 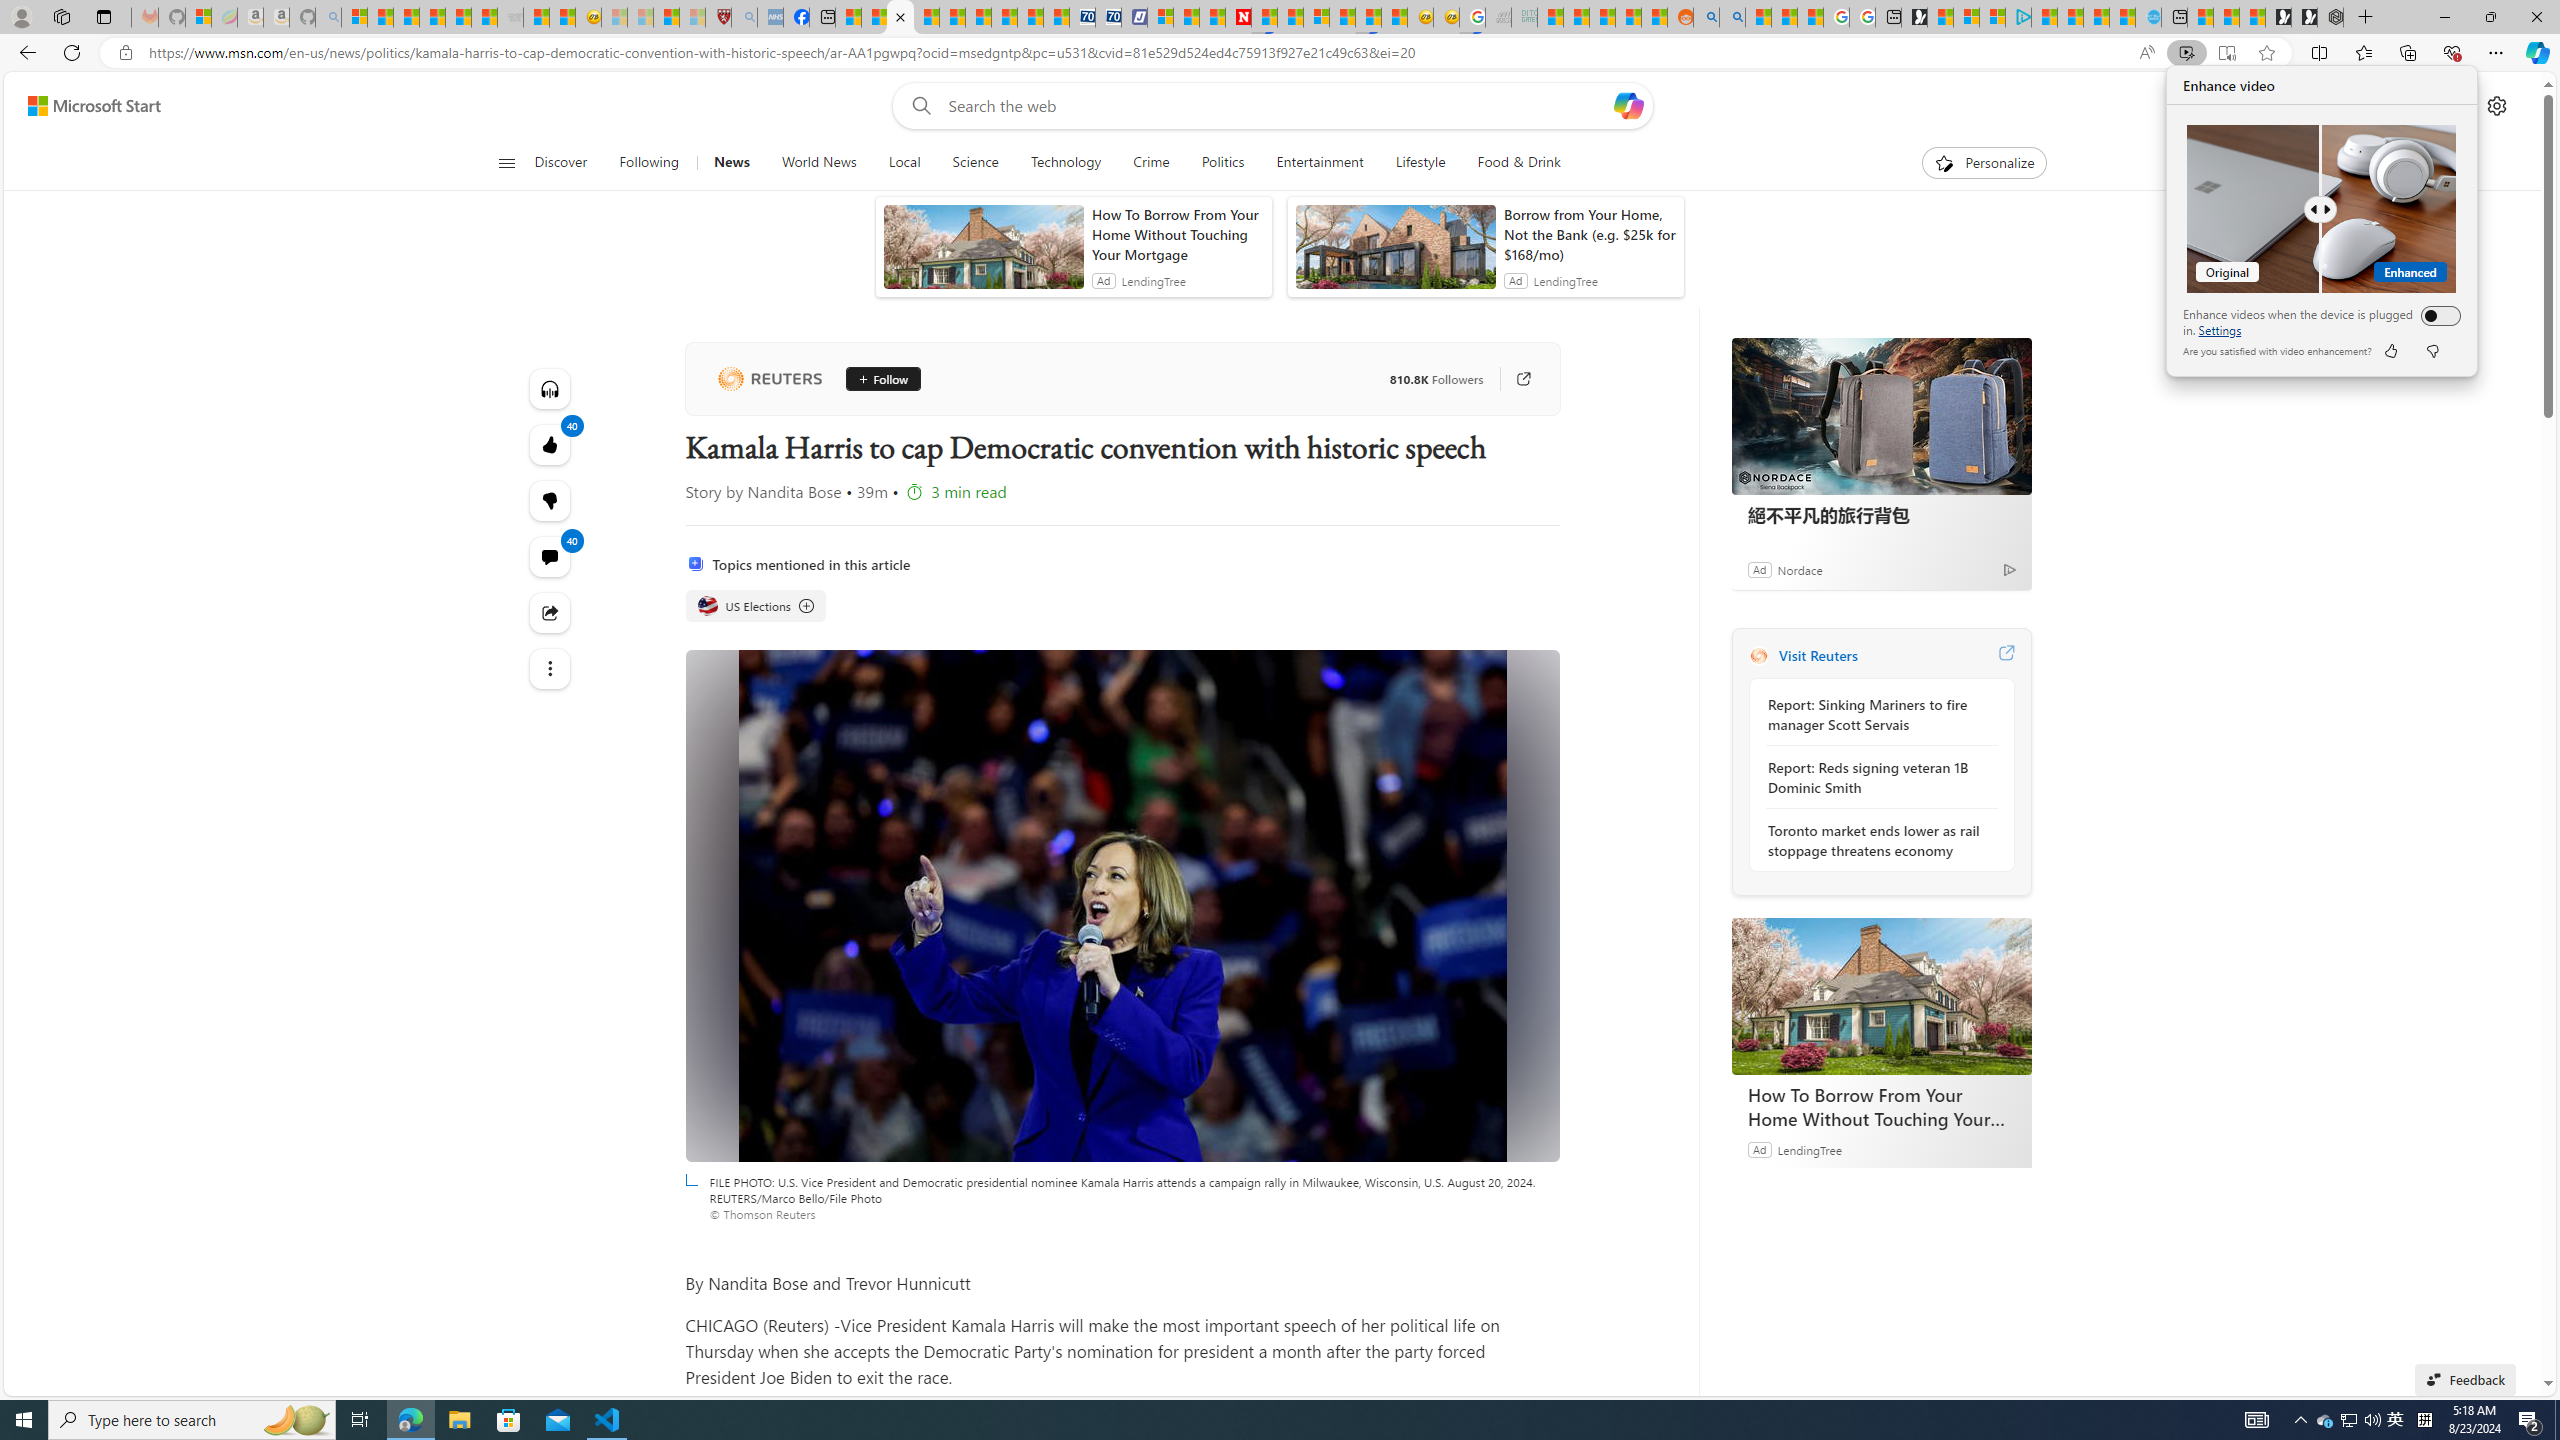 What do you see at coordinates (458, 1418) in the screenshot?
I see `'File Explorer'` at bounding box center [458, 1418].